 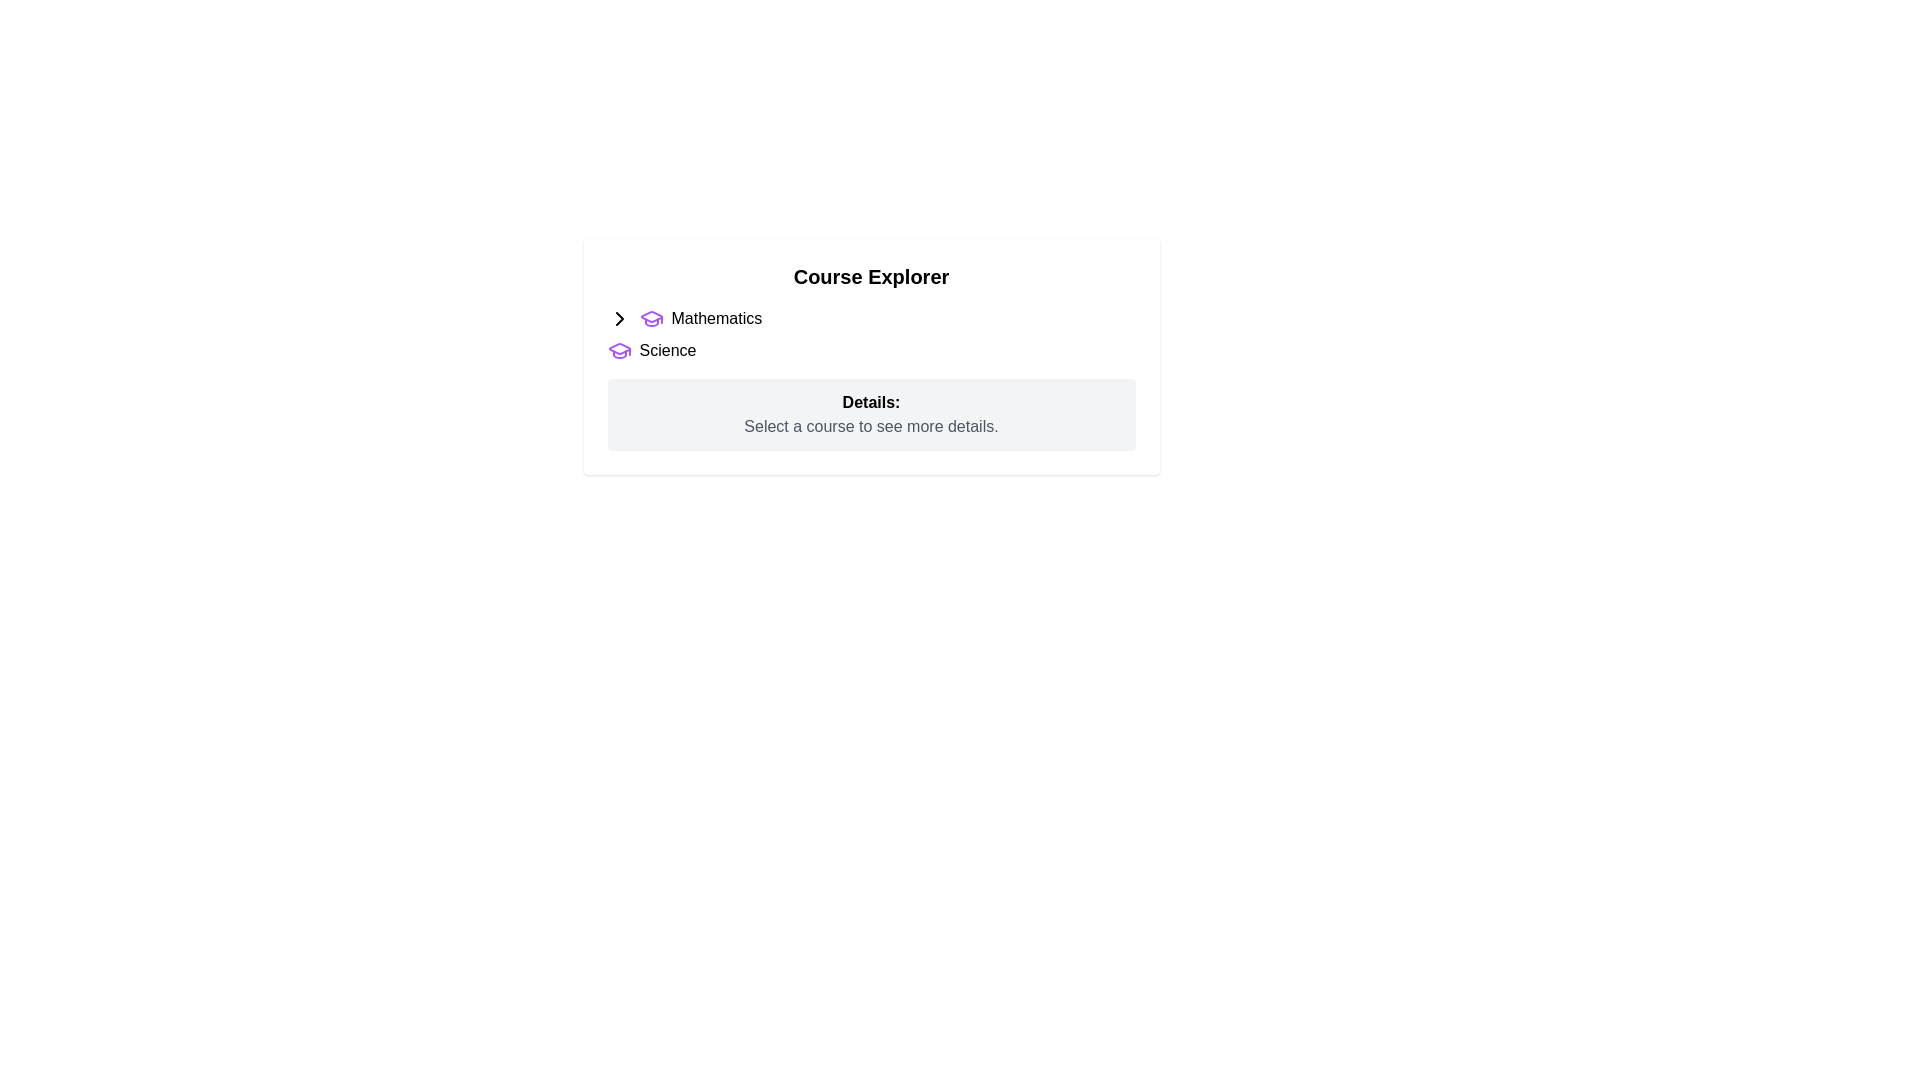 What do you see at coordinates (871, 350) in the screenshot?
I see `the 'Science' text label with an associated icon downwards` at bounding box center [871, 350].